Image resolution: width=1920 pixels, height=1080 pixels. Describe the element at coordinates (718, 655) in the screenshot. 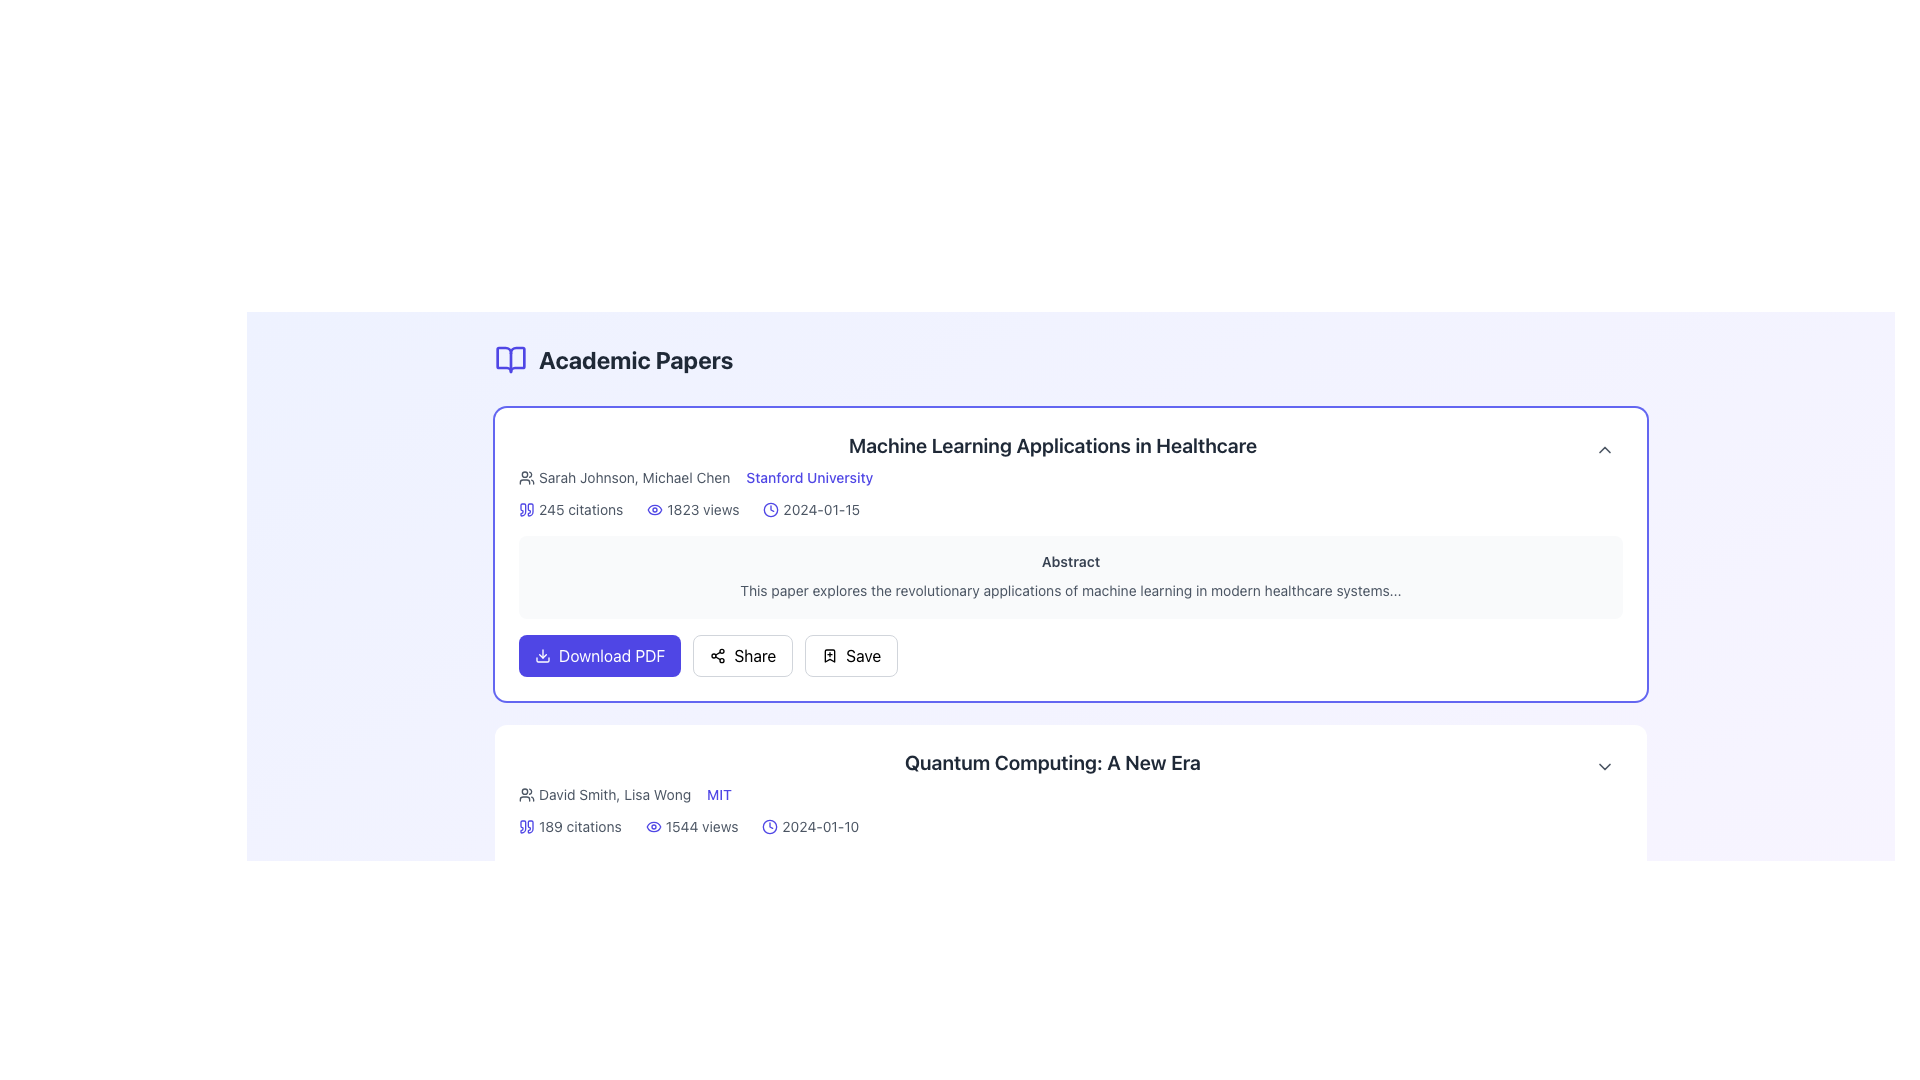

I see `the share icon located within the 'Share' button in the bottom part of the card titled 'Machine Learning Applications in Healthcare'` at that location.